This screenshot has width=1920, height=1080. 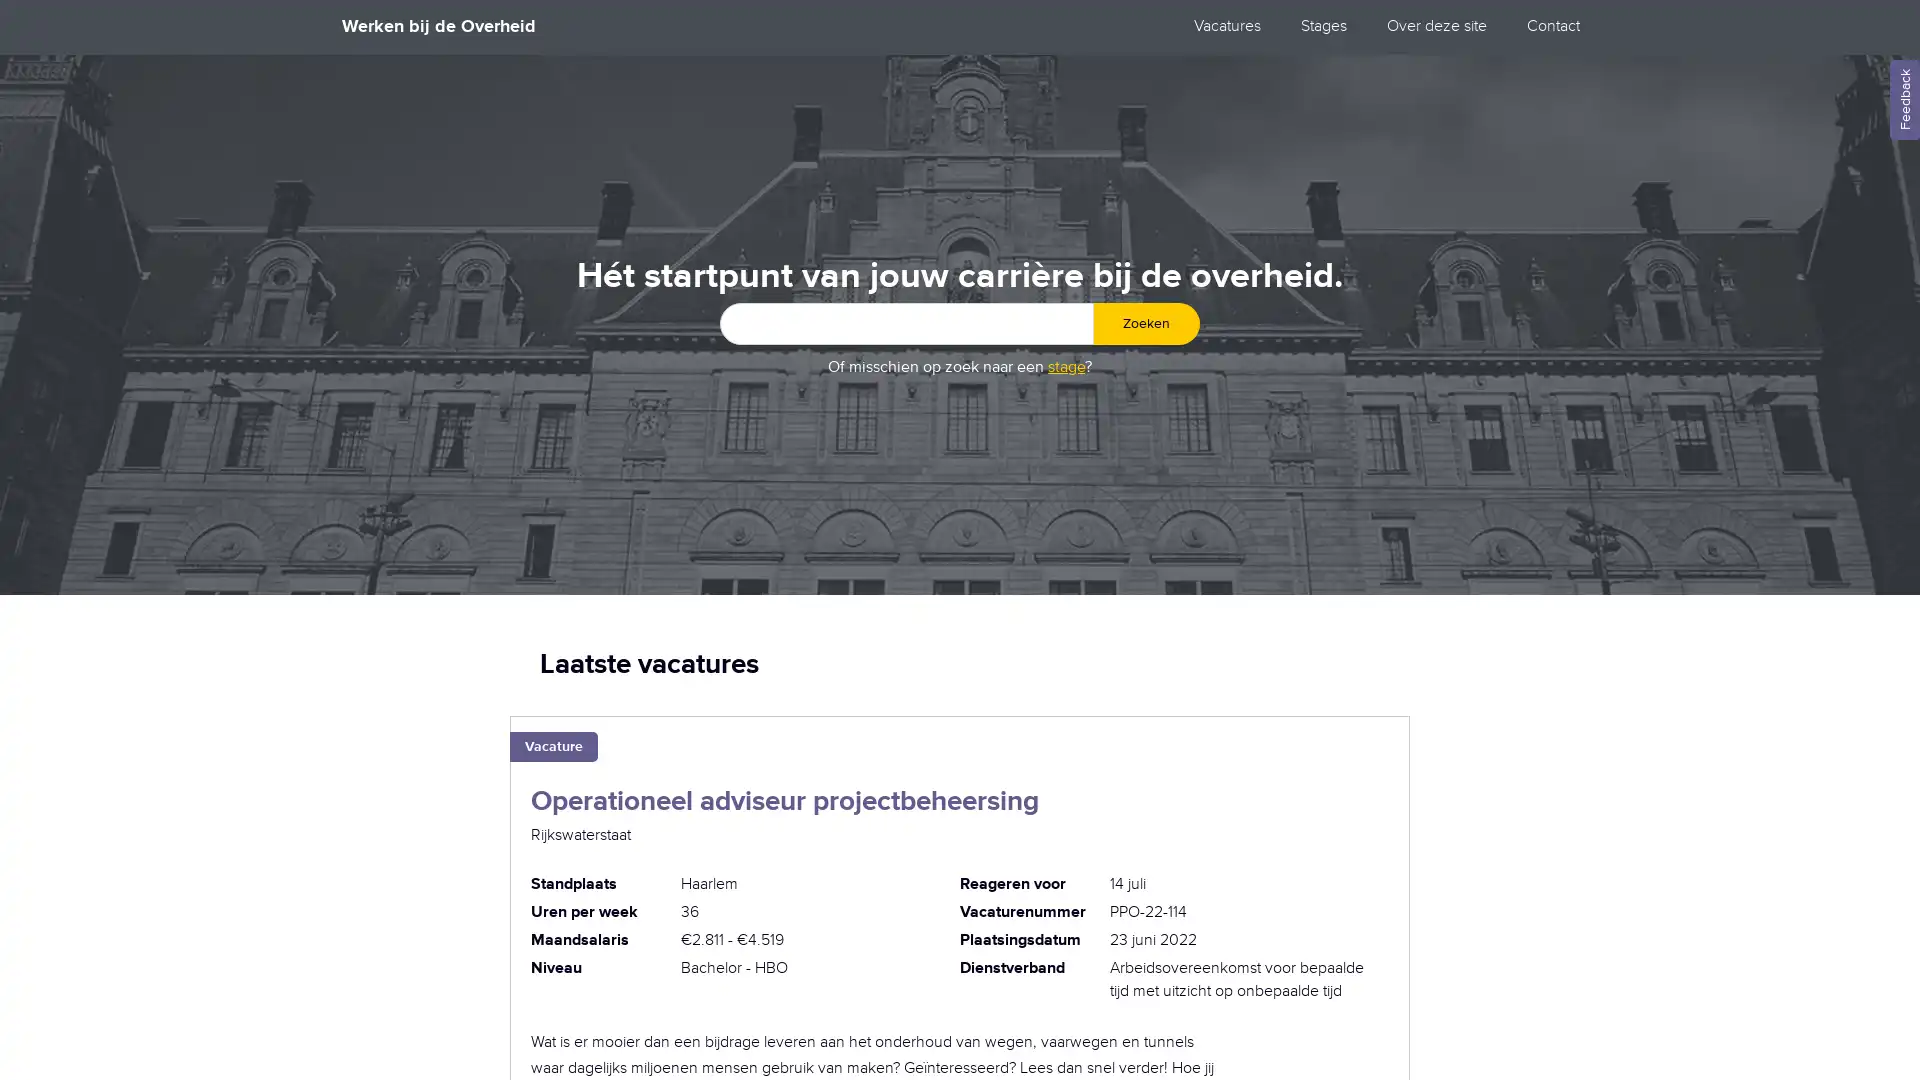 I want to click on Zoeken, so click(x=1146, y=322).